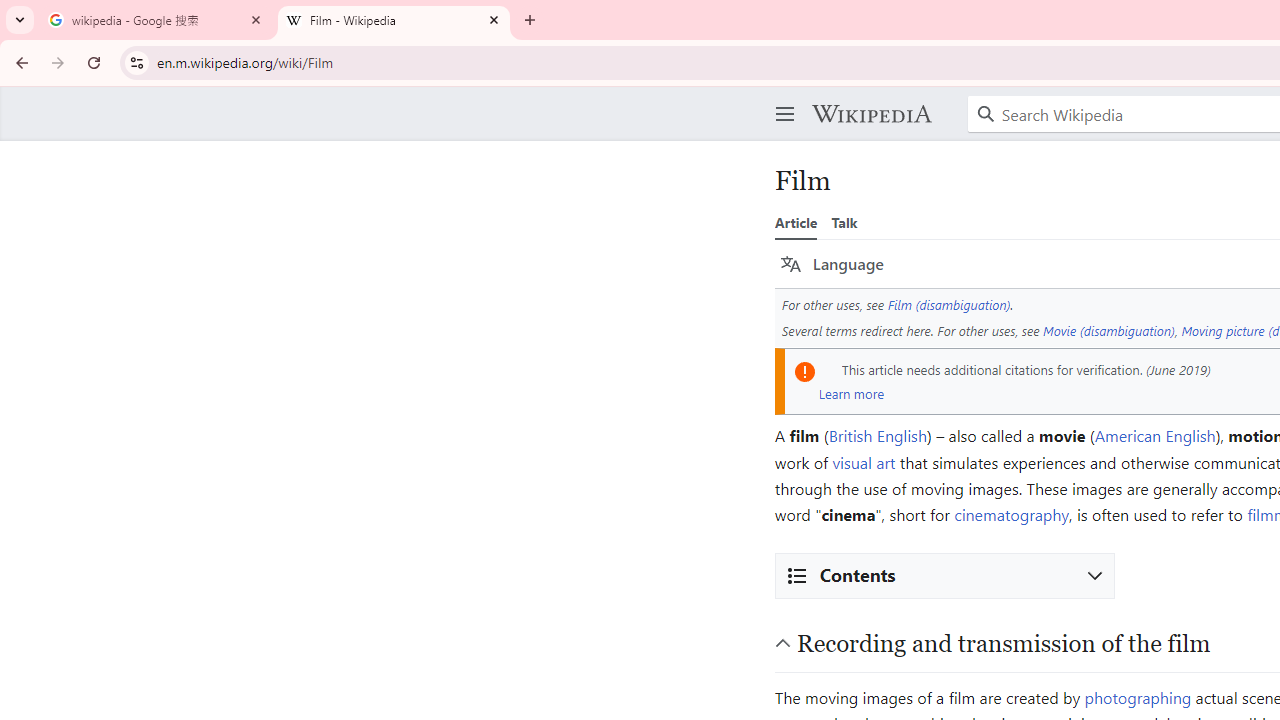 This screenshot has width=1280, height=720. What do you see at coordinates (394, 20) in the screenshot?
I see `'Film - Wikipedia'` at bounding box center [394, 20].